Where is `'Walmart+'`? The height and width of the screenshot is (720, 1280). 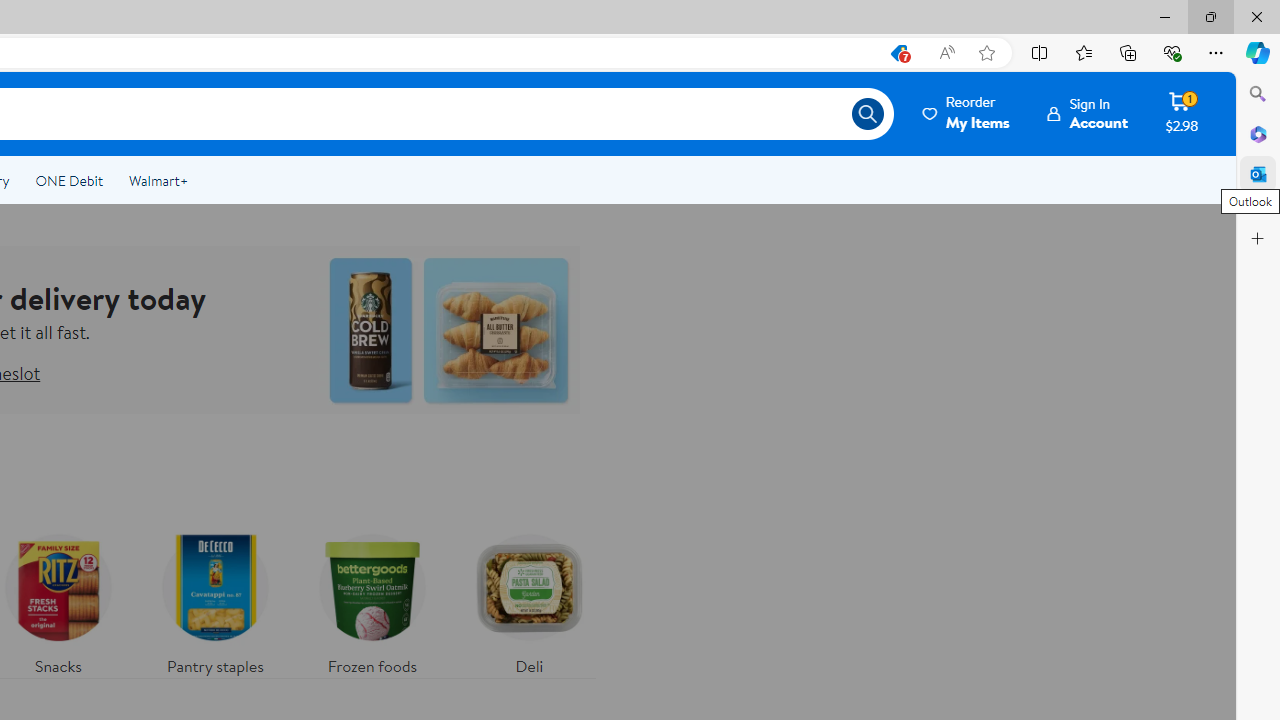
'Walmart+' is located at coordinates (157, 181).